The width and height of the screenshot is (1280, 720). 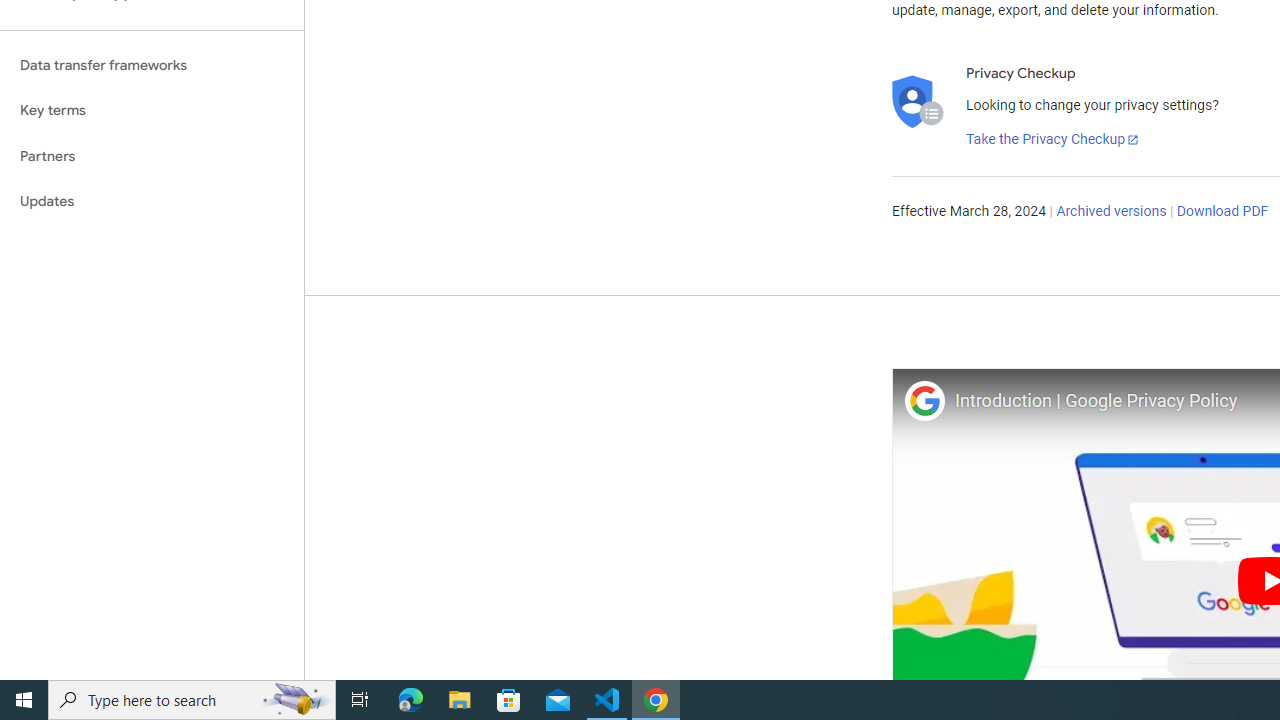 I want to click on 'Photo image of Google', so click(x=923, y=400).